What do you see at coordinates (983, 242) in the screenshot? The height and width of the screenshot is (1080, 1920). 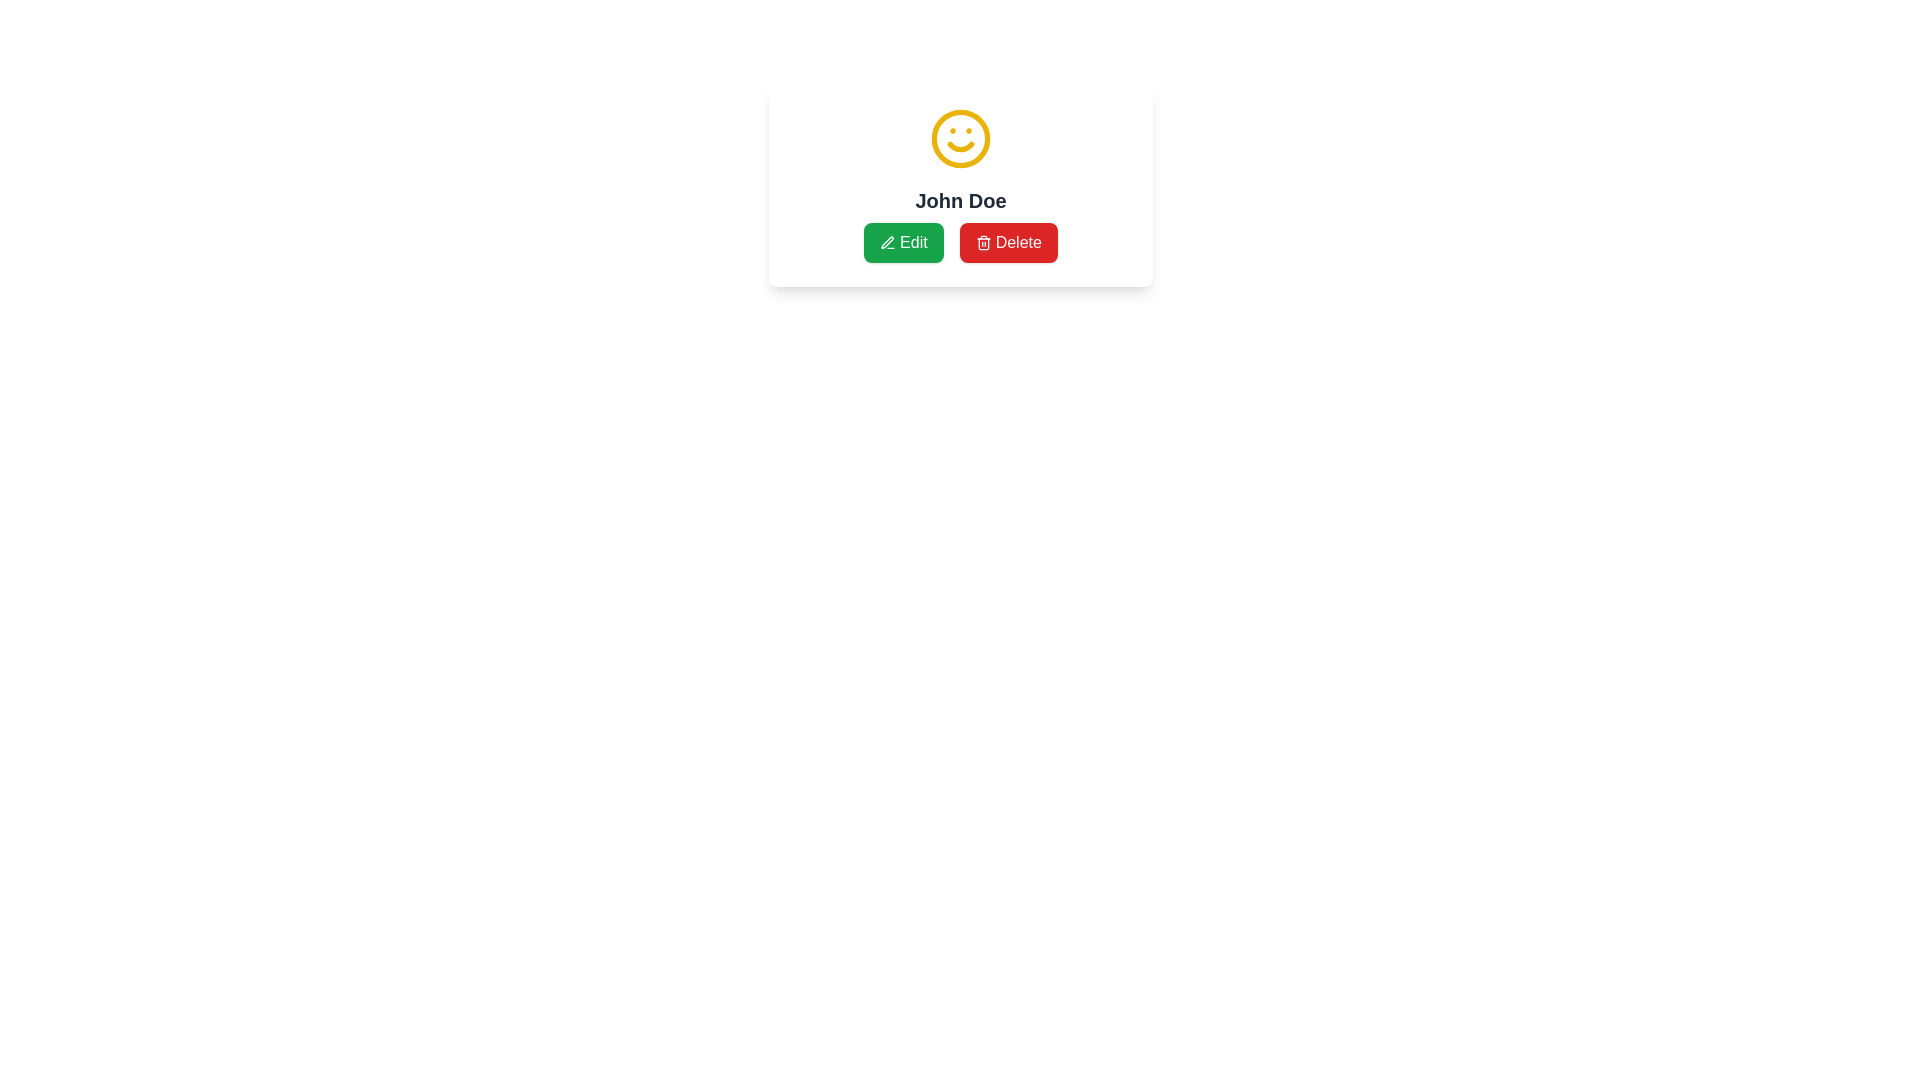 I see `the 'Delete' icon, which is represented by a trash bin image located to the right of the 'Delete' button below the name 'John Doe'` at bounding box center [983, 242].